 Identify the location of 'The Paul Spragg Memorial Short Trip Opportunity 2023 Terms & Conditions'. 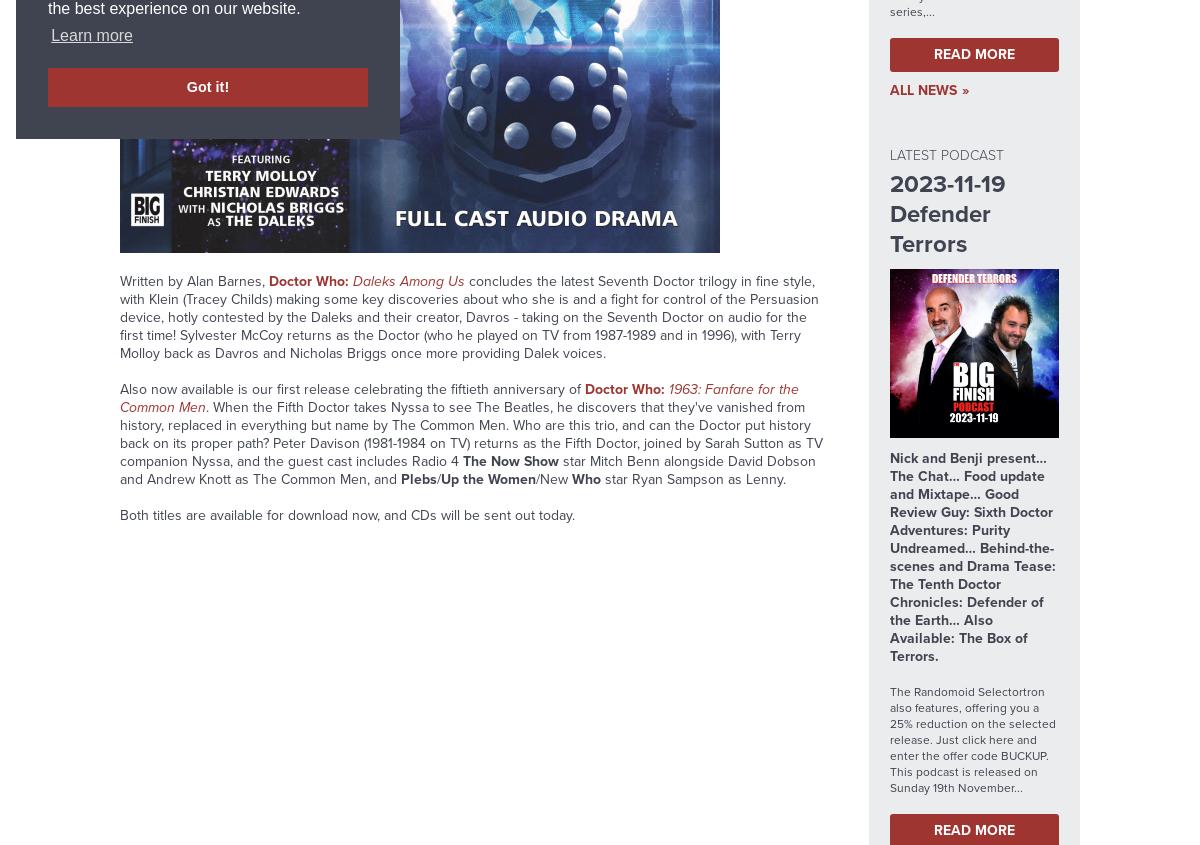
(890, 401).